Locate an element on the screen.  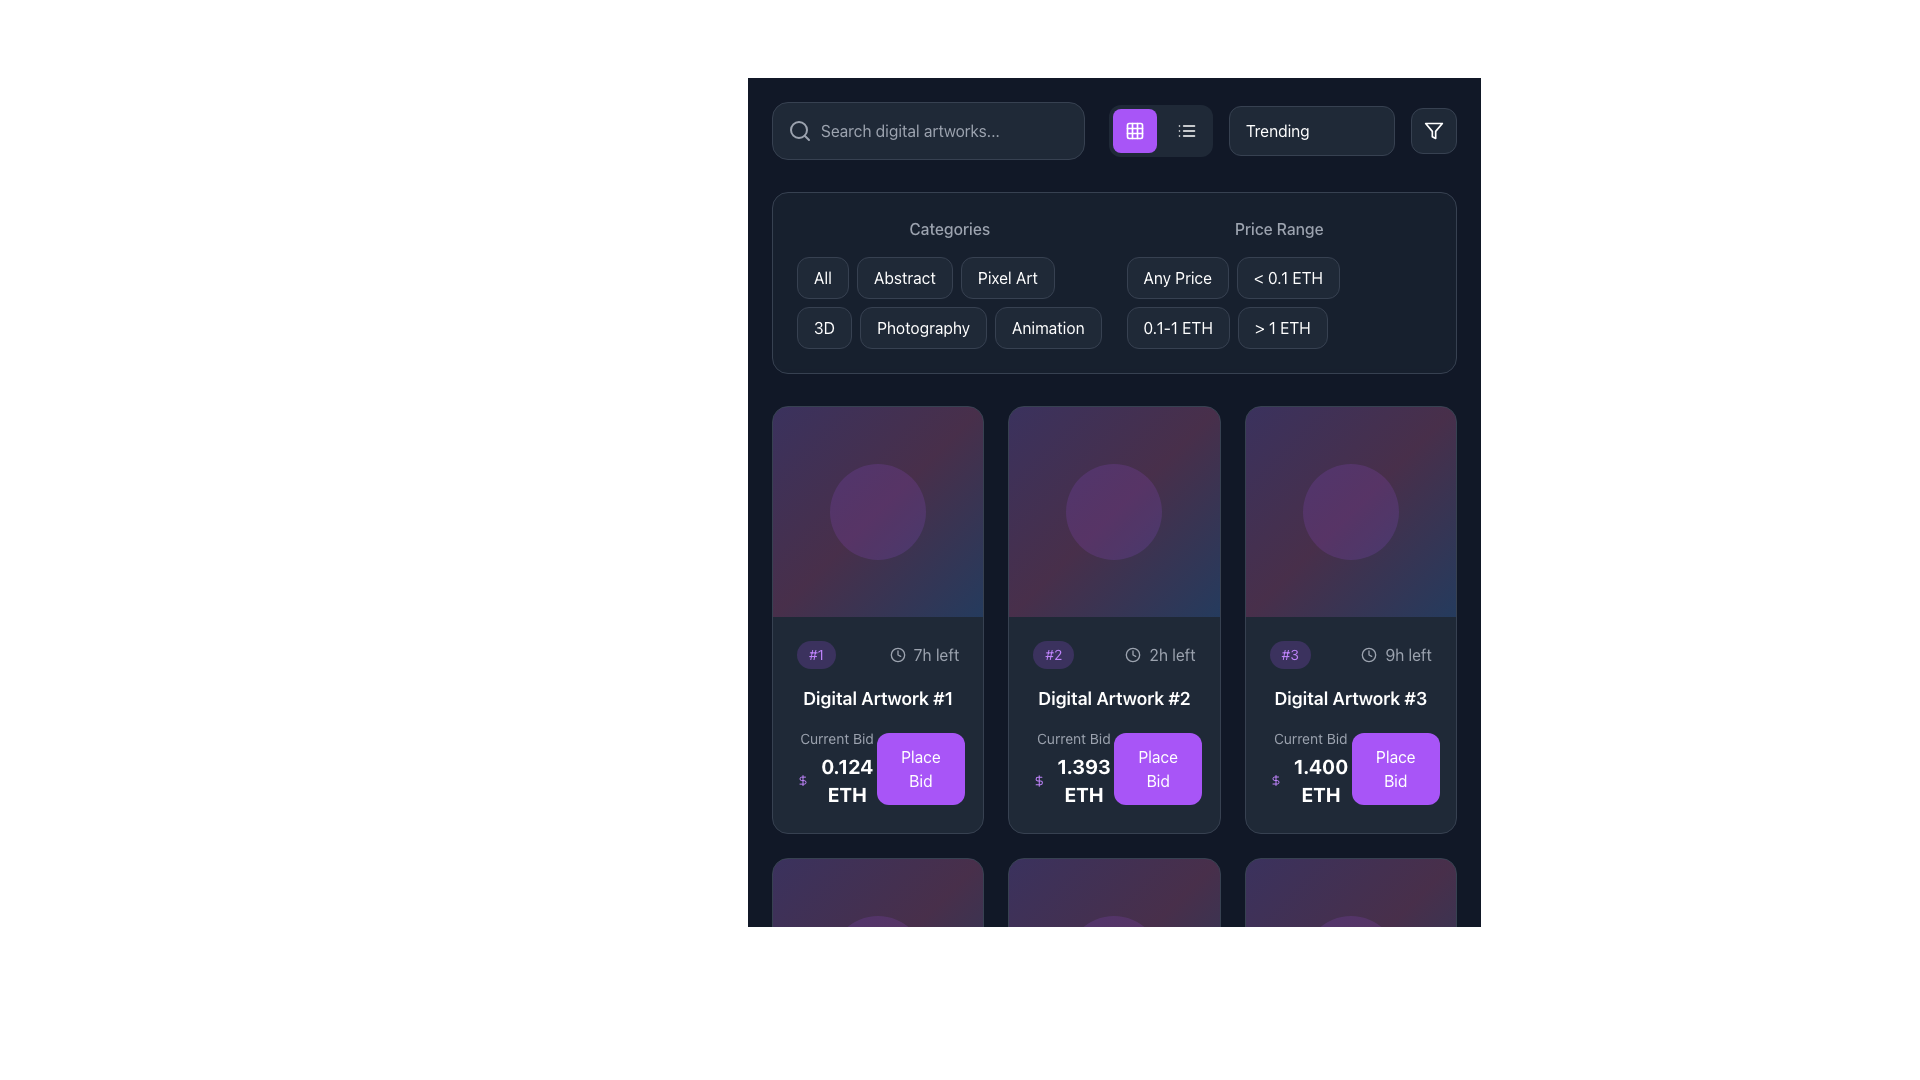
the decorative circle with a purple hue and semi-transparent appearance, located in the first card of the second row in the grid is located at coordinates (878, 511).